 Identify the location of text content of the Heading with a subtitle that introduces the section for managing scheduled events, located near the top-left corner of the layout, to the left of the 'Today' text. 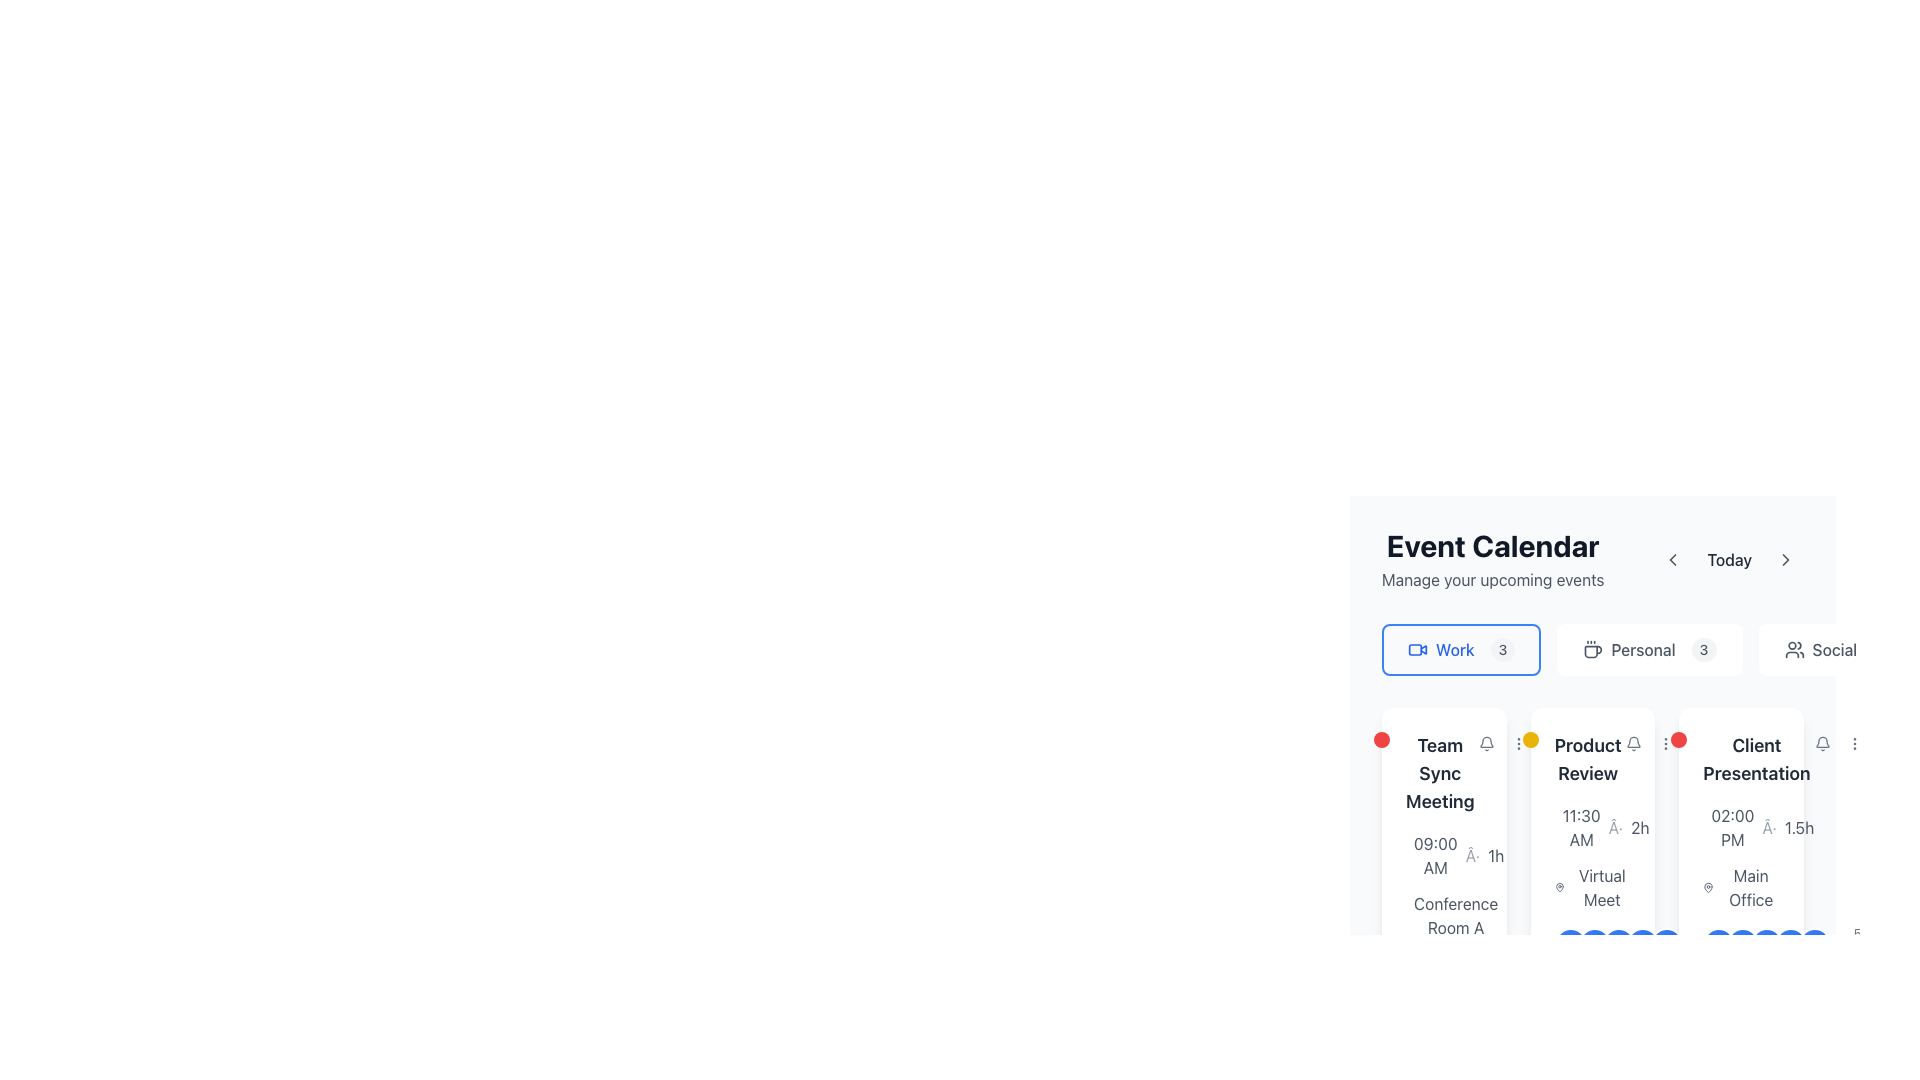
(1493, 559).